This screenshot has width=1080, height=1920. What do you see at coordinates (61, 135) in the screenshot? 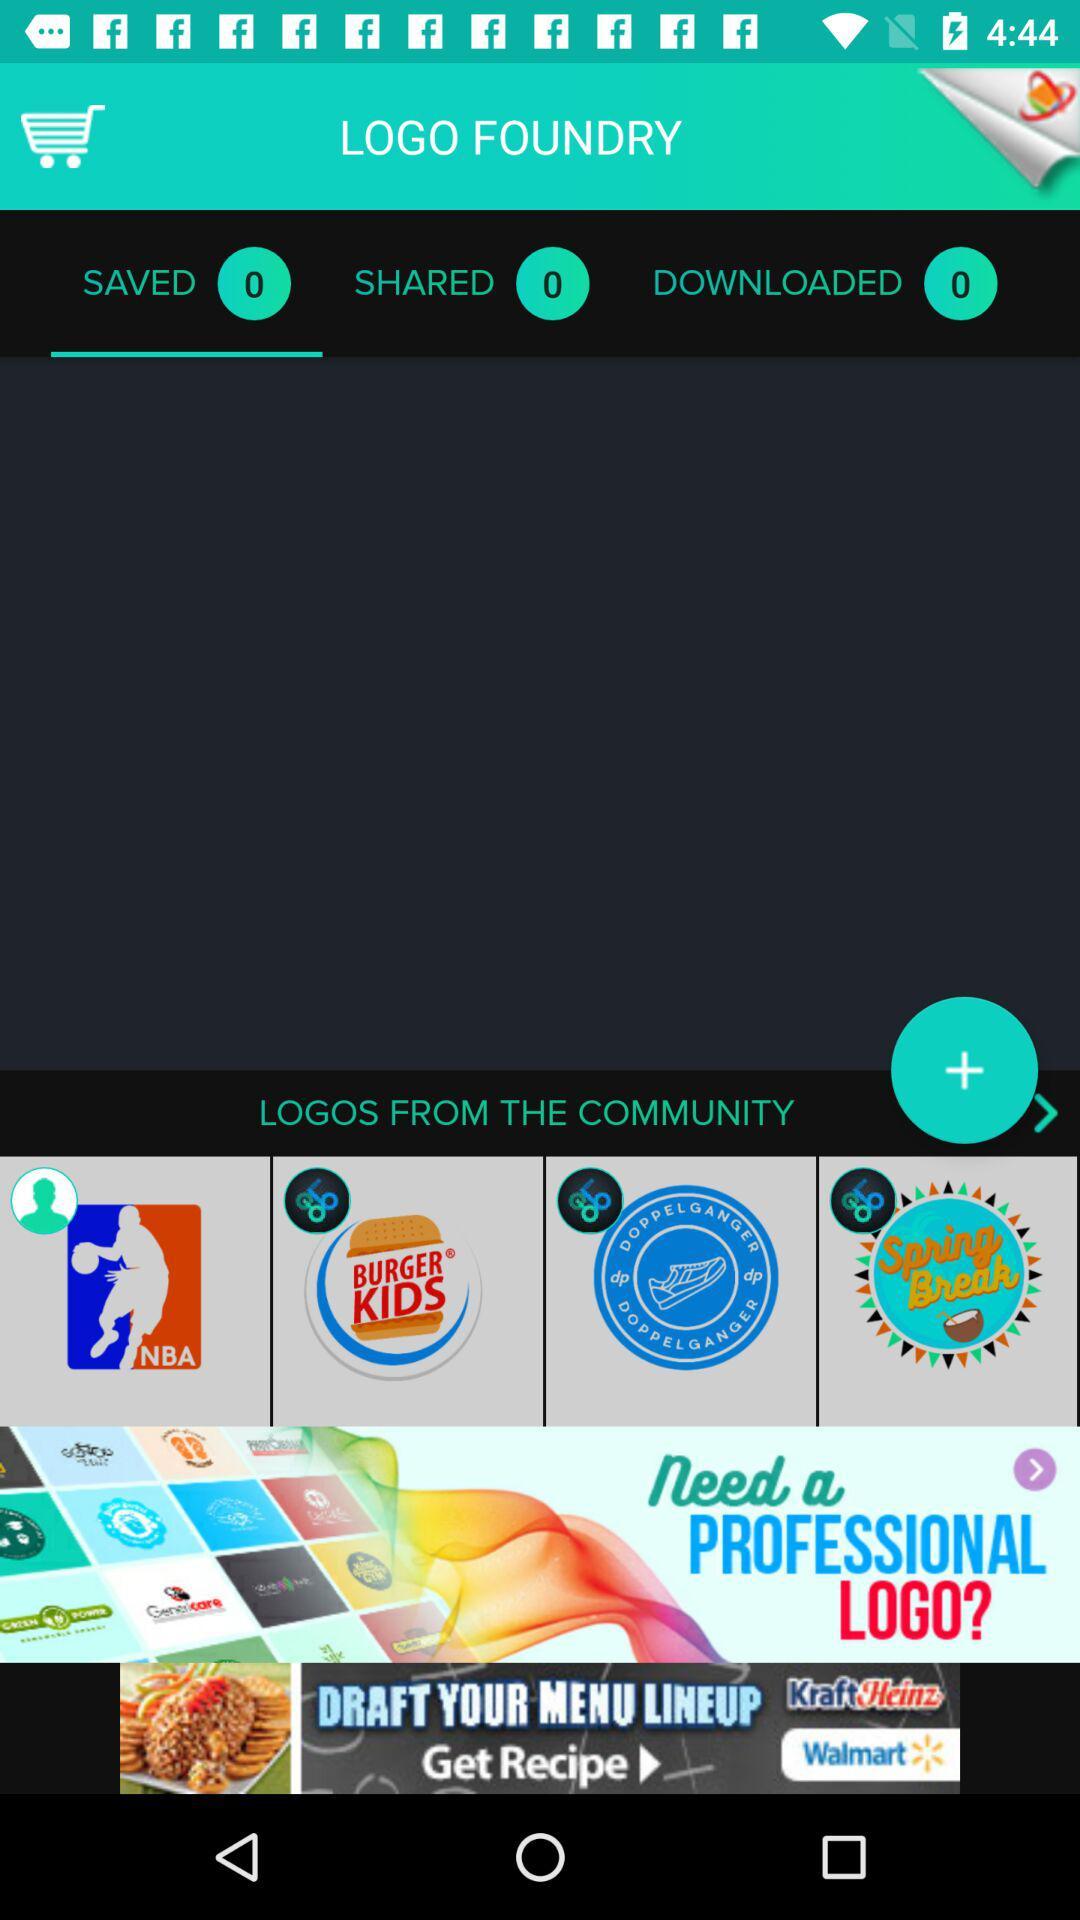
I see `open cart` at bounding box center [61, 135].